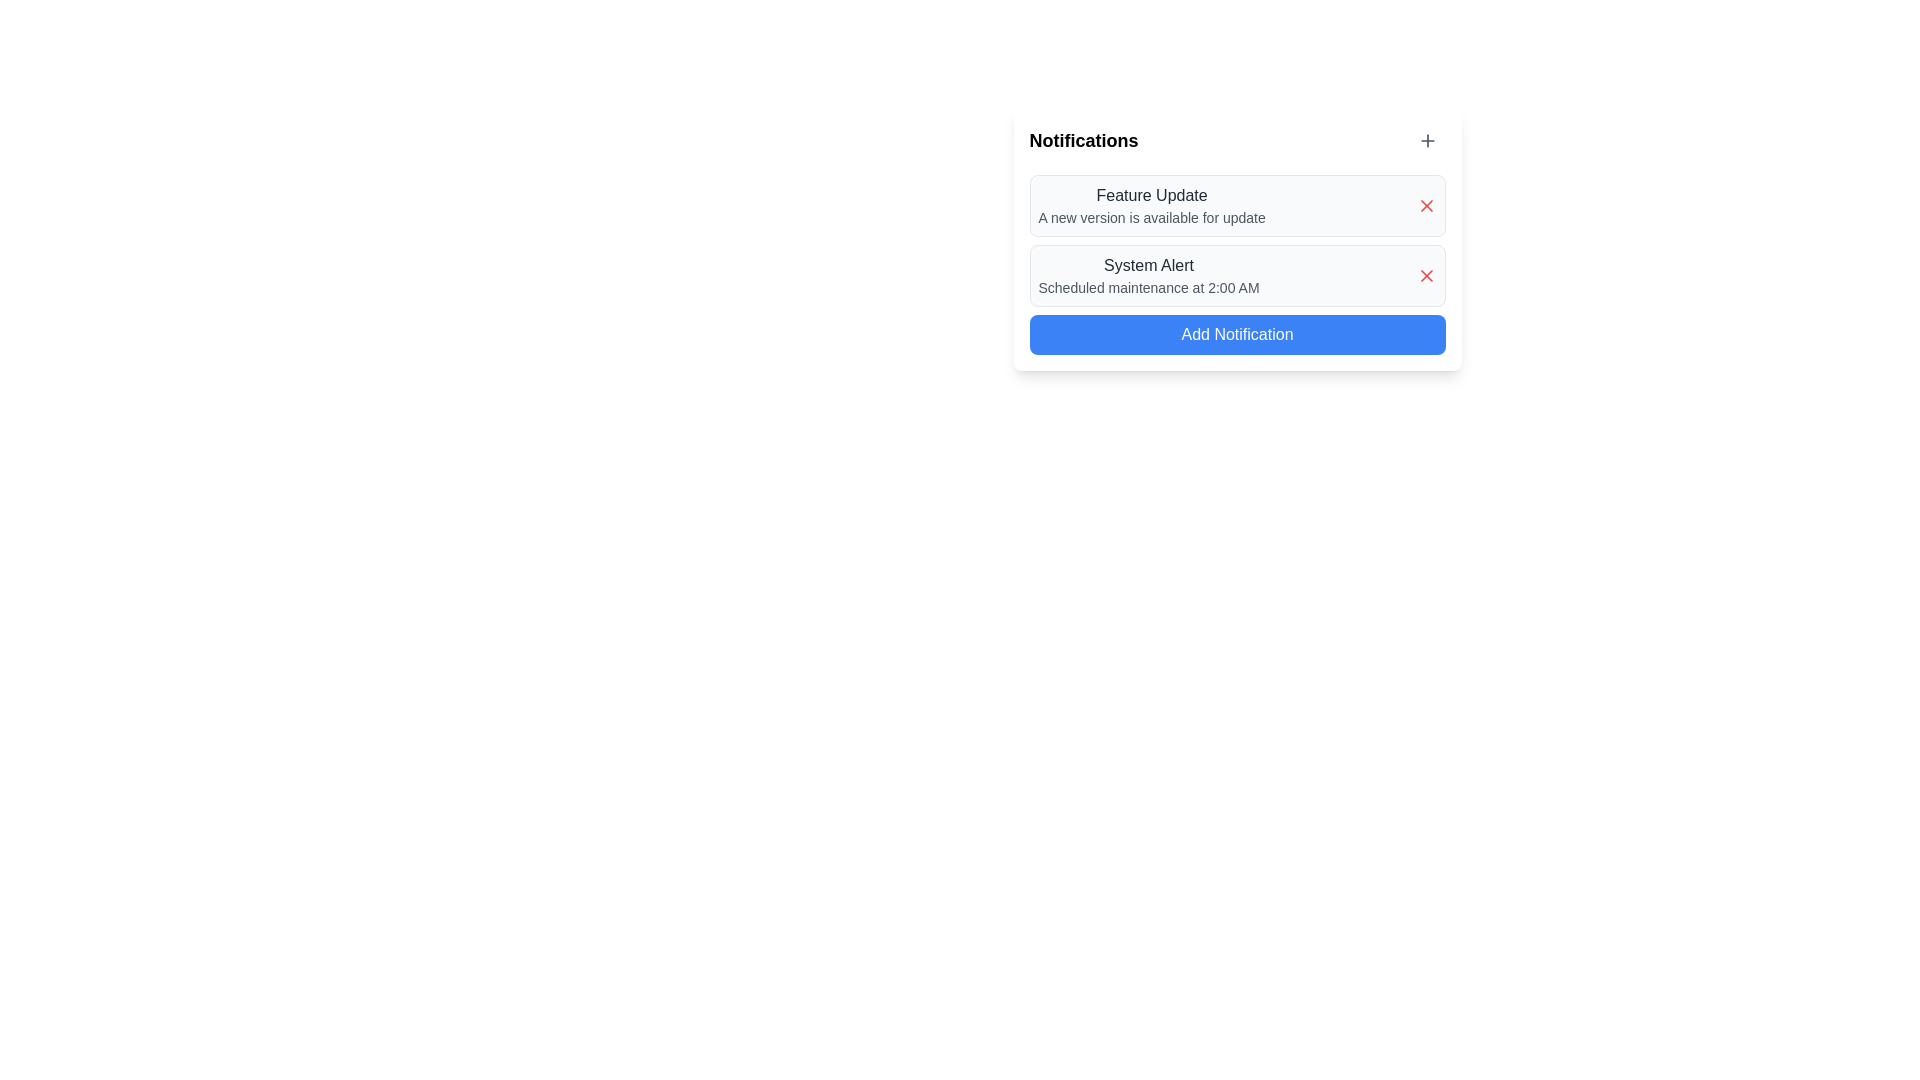 This screenshot has width=1920, height=1080. What do you see at coordinates (1236, 334) in the screenshot?
I see `the blue 'Add Notification' button with rounded corners to observe its color change when hovered` at bounding box center [1236, 334].